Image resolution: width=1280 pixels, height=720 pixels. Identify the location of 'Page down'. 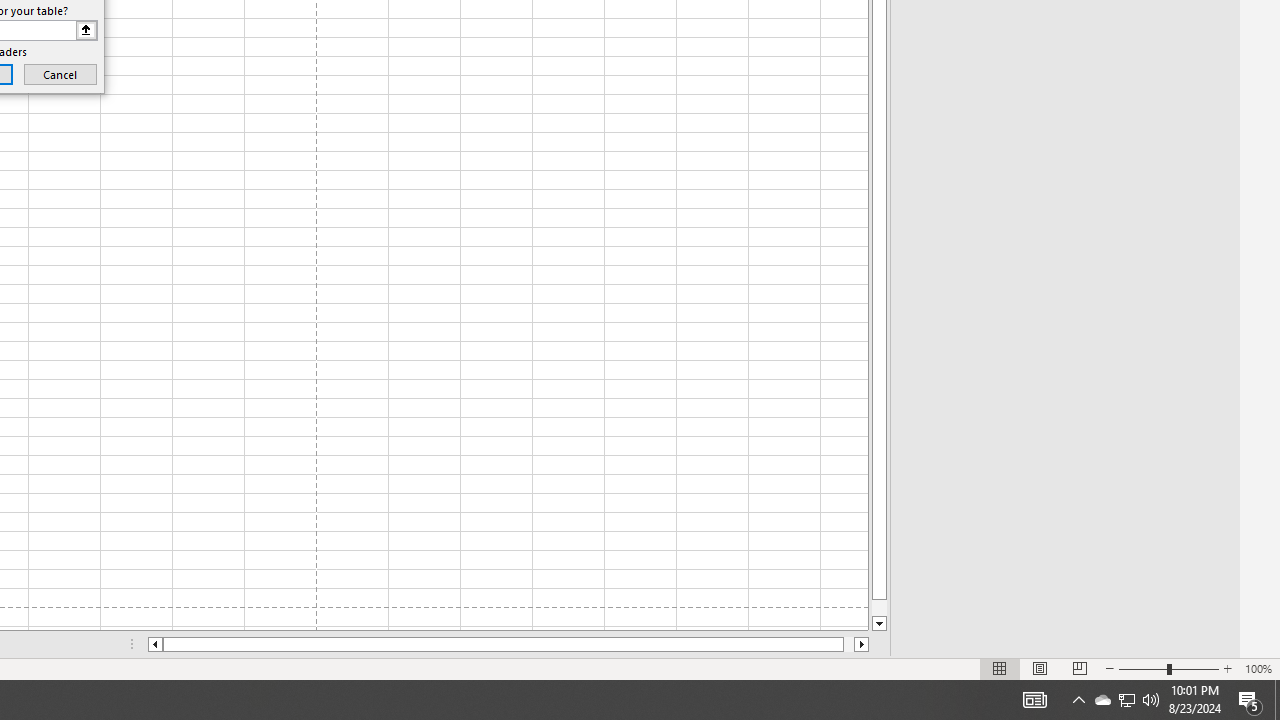
(879, 607).